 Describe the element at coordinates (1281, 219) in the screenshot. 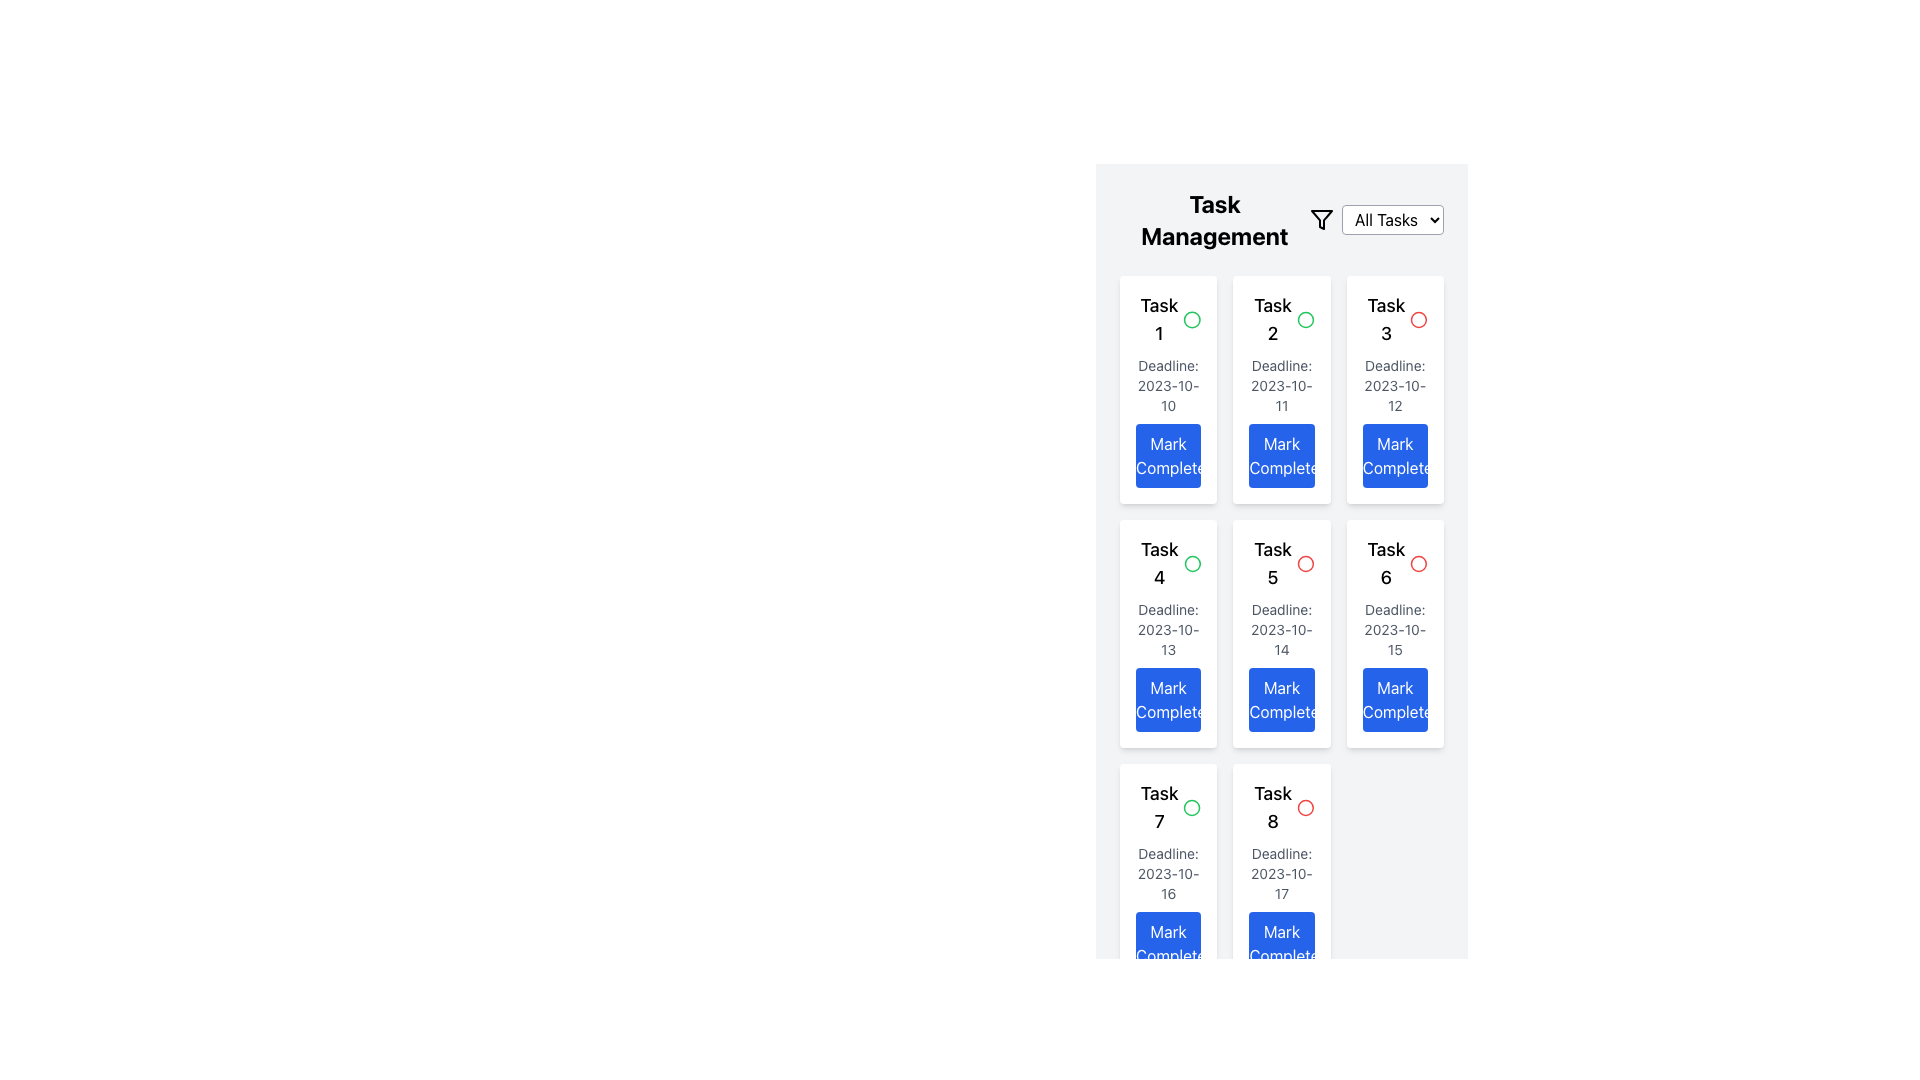

I see `the 'All Tasks' dropdown menu in the Task Management section` at that location.